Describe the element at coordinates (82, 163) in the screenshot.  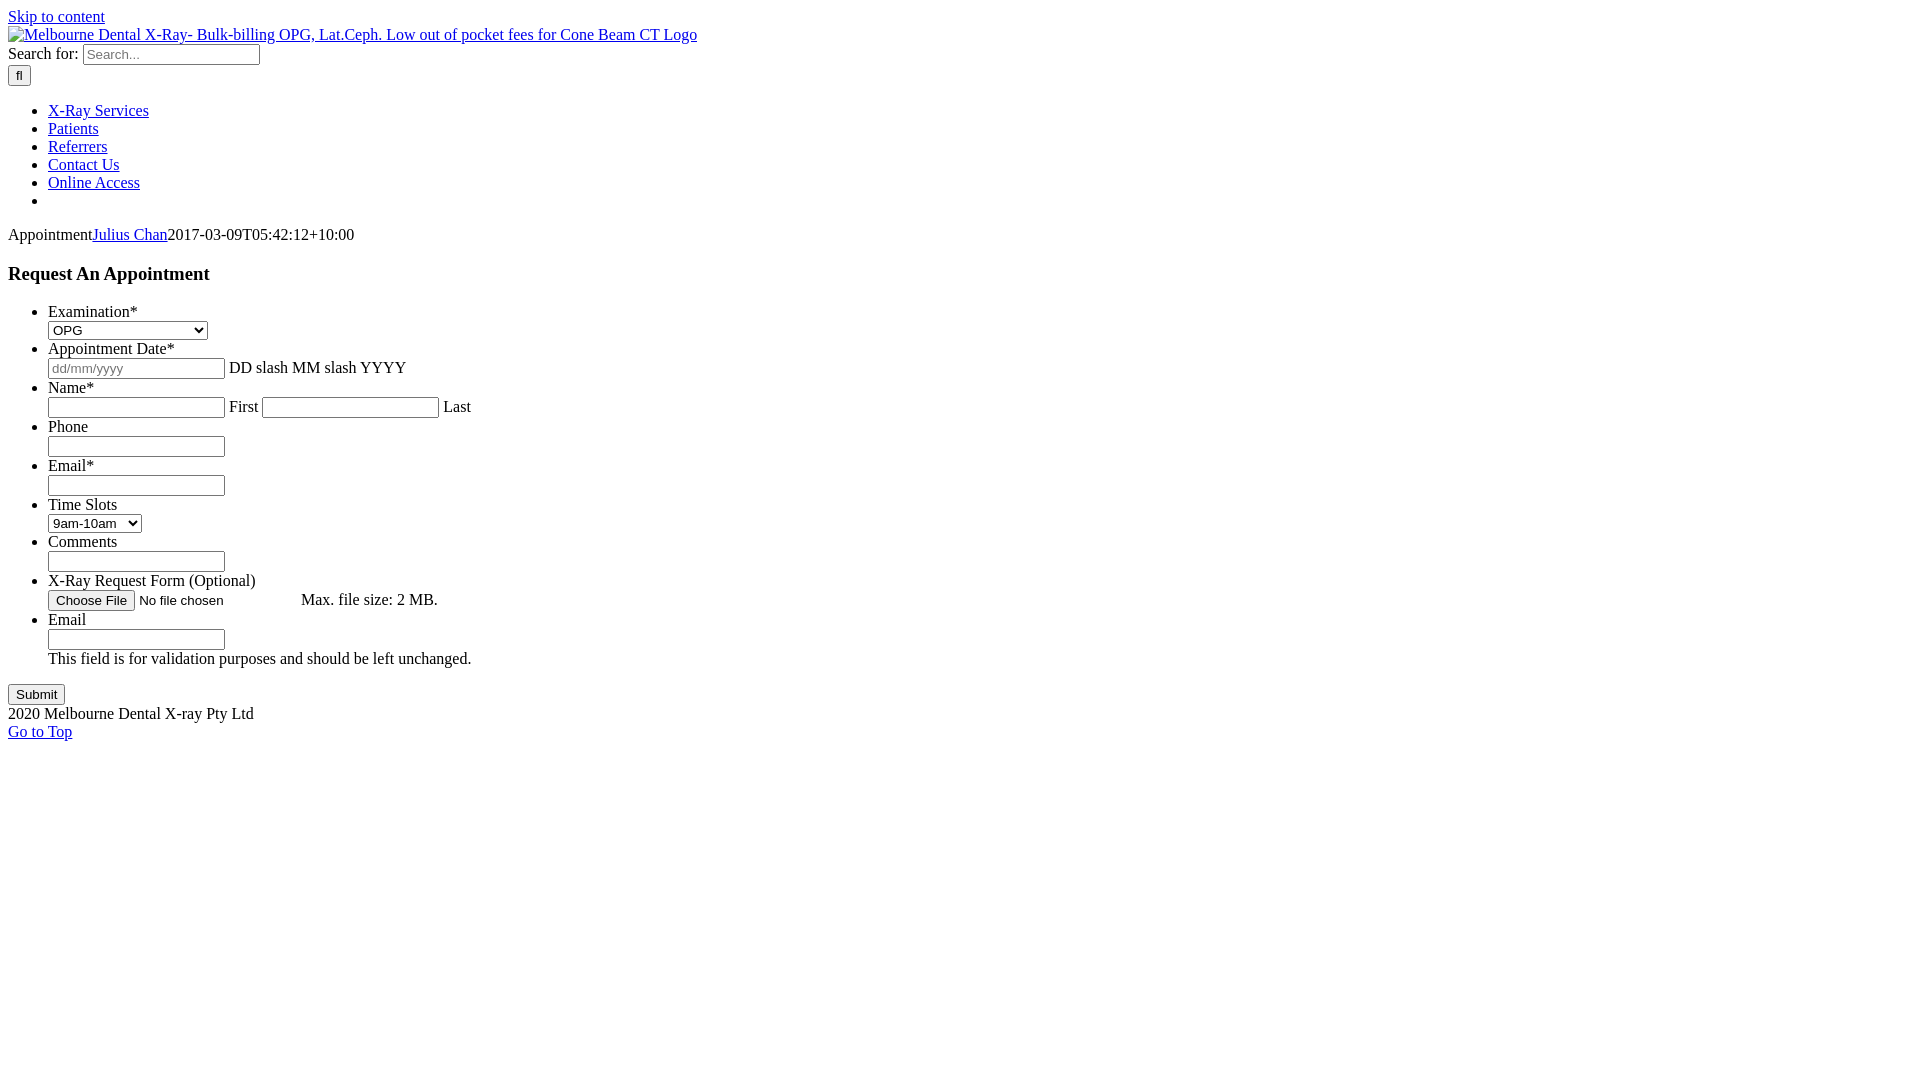
I see `'Contact Us'` at that location.